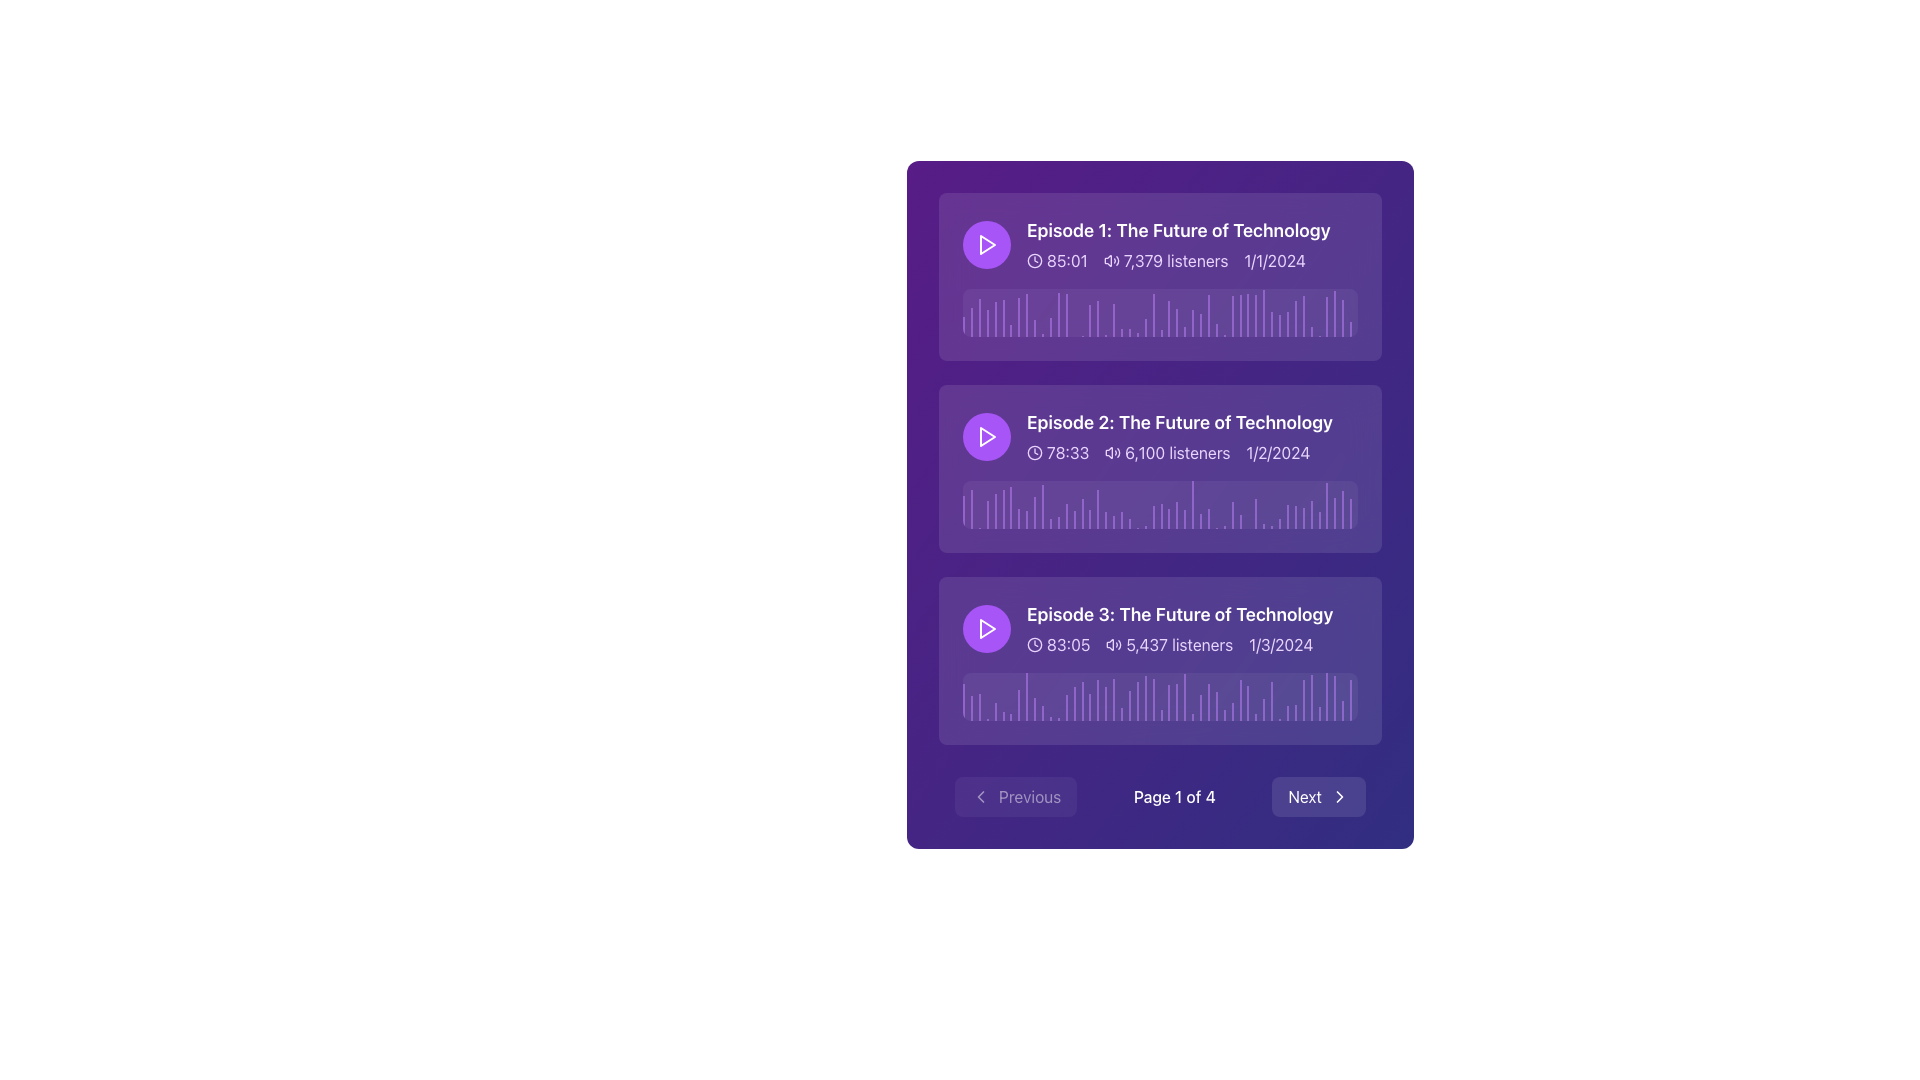 The width and height of the screenshot is (1920, 1080). Describe the element at coordinates (1223, 714) in the screenshot. I see `the graphical marker that indicates the specific position in the waveform chart of the third audio track, centered horizontally at 66% and being the 34th vertical line` at that location.